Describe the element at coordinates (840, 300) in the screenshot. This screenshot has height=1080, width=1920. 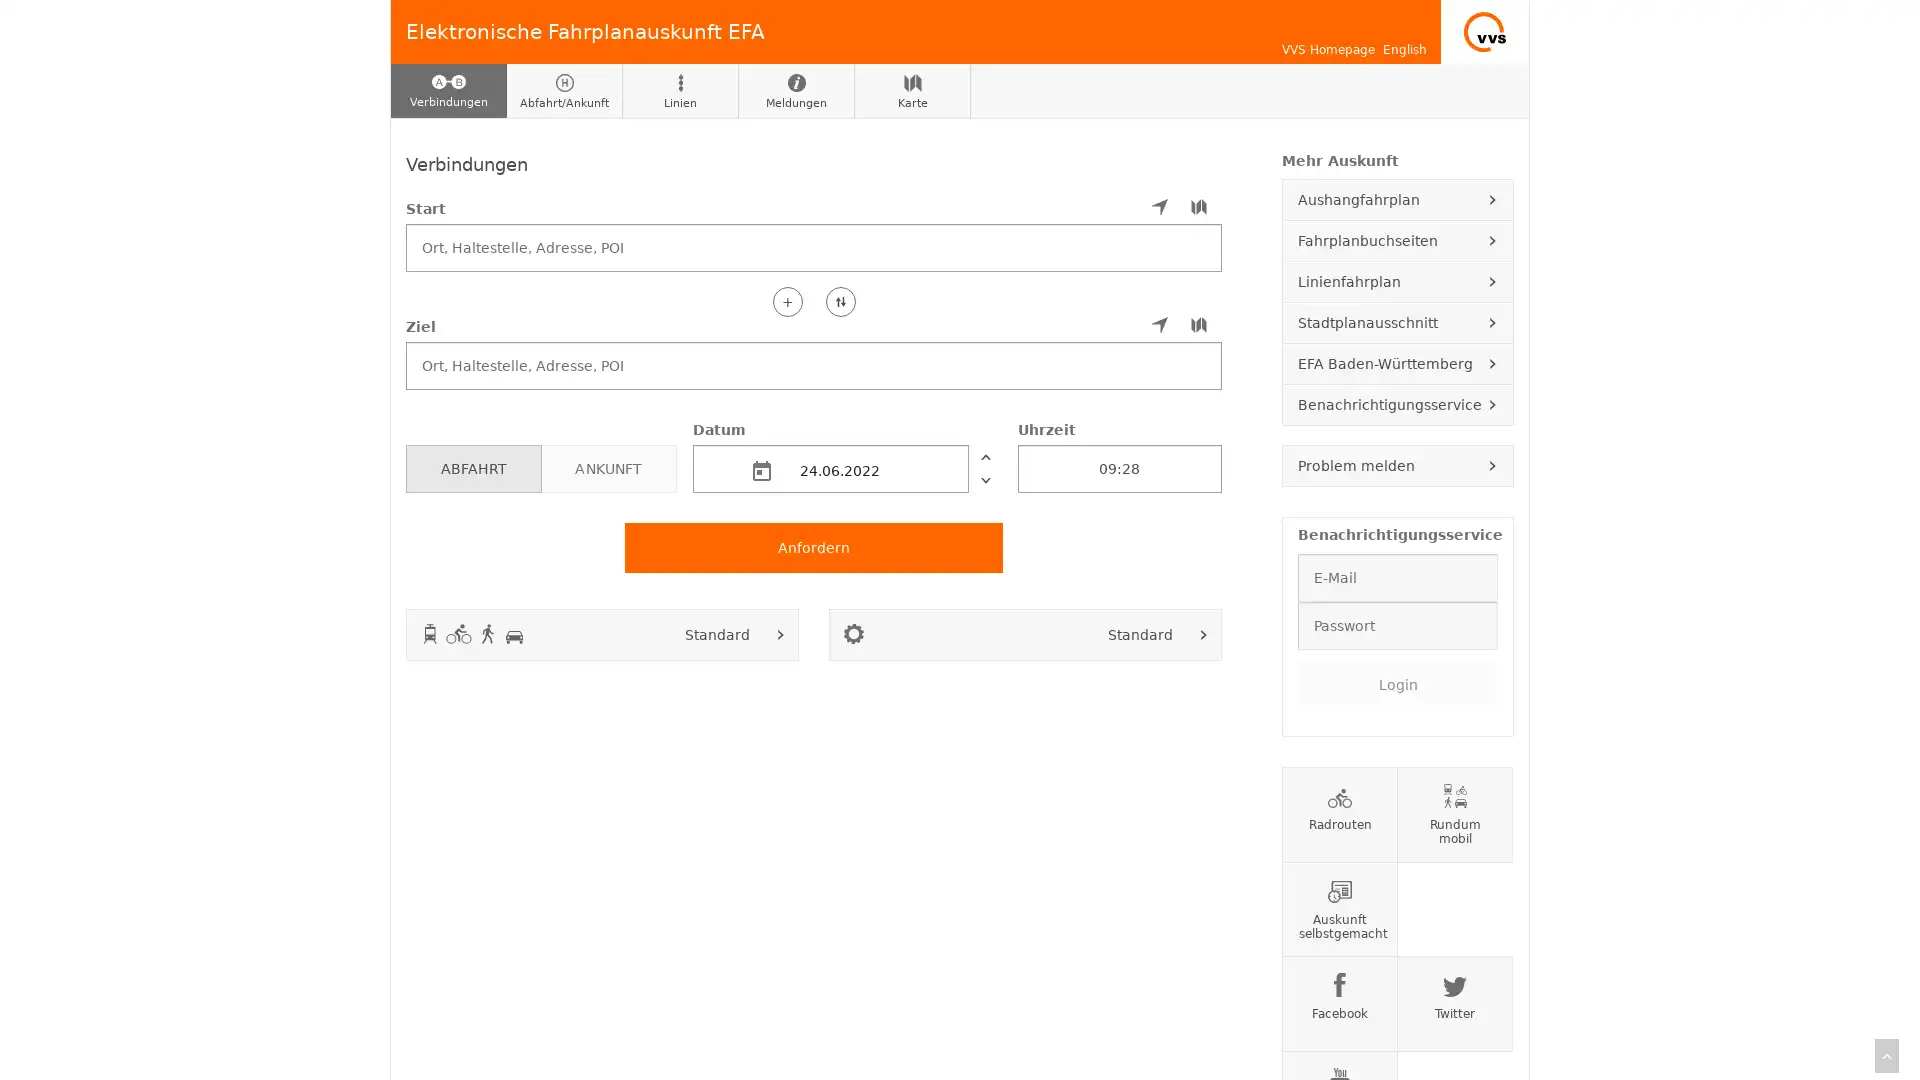
I see `Start und Ziel tauschen` at that location.